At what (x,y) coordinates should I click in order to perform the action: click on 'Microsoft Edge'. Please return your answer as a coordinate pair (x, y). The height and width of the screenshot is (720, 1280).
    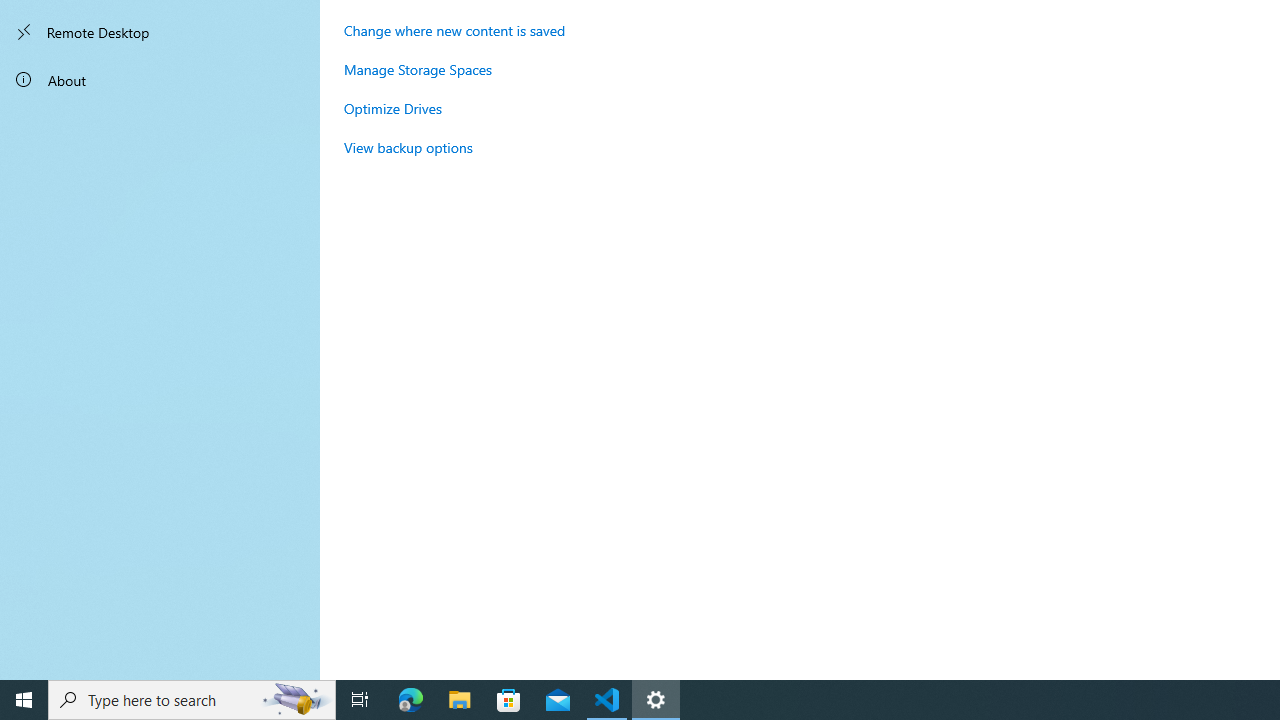
    Looking at the image, I should click on (410, 698).